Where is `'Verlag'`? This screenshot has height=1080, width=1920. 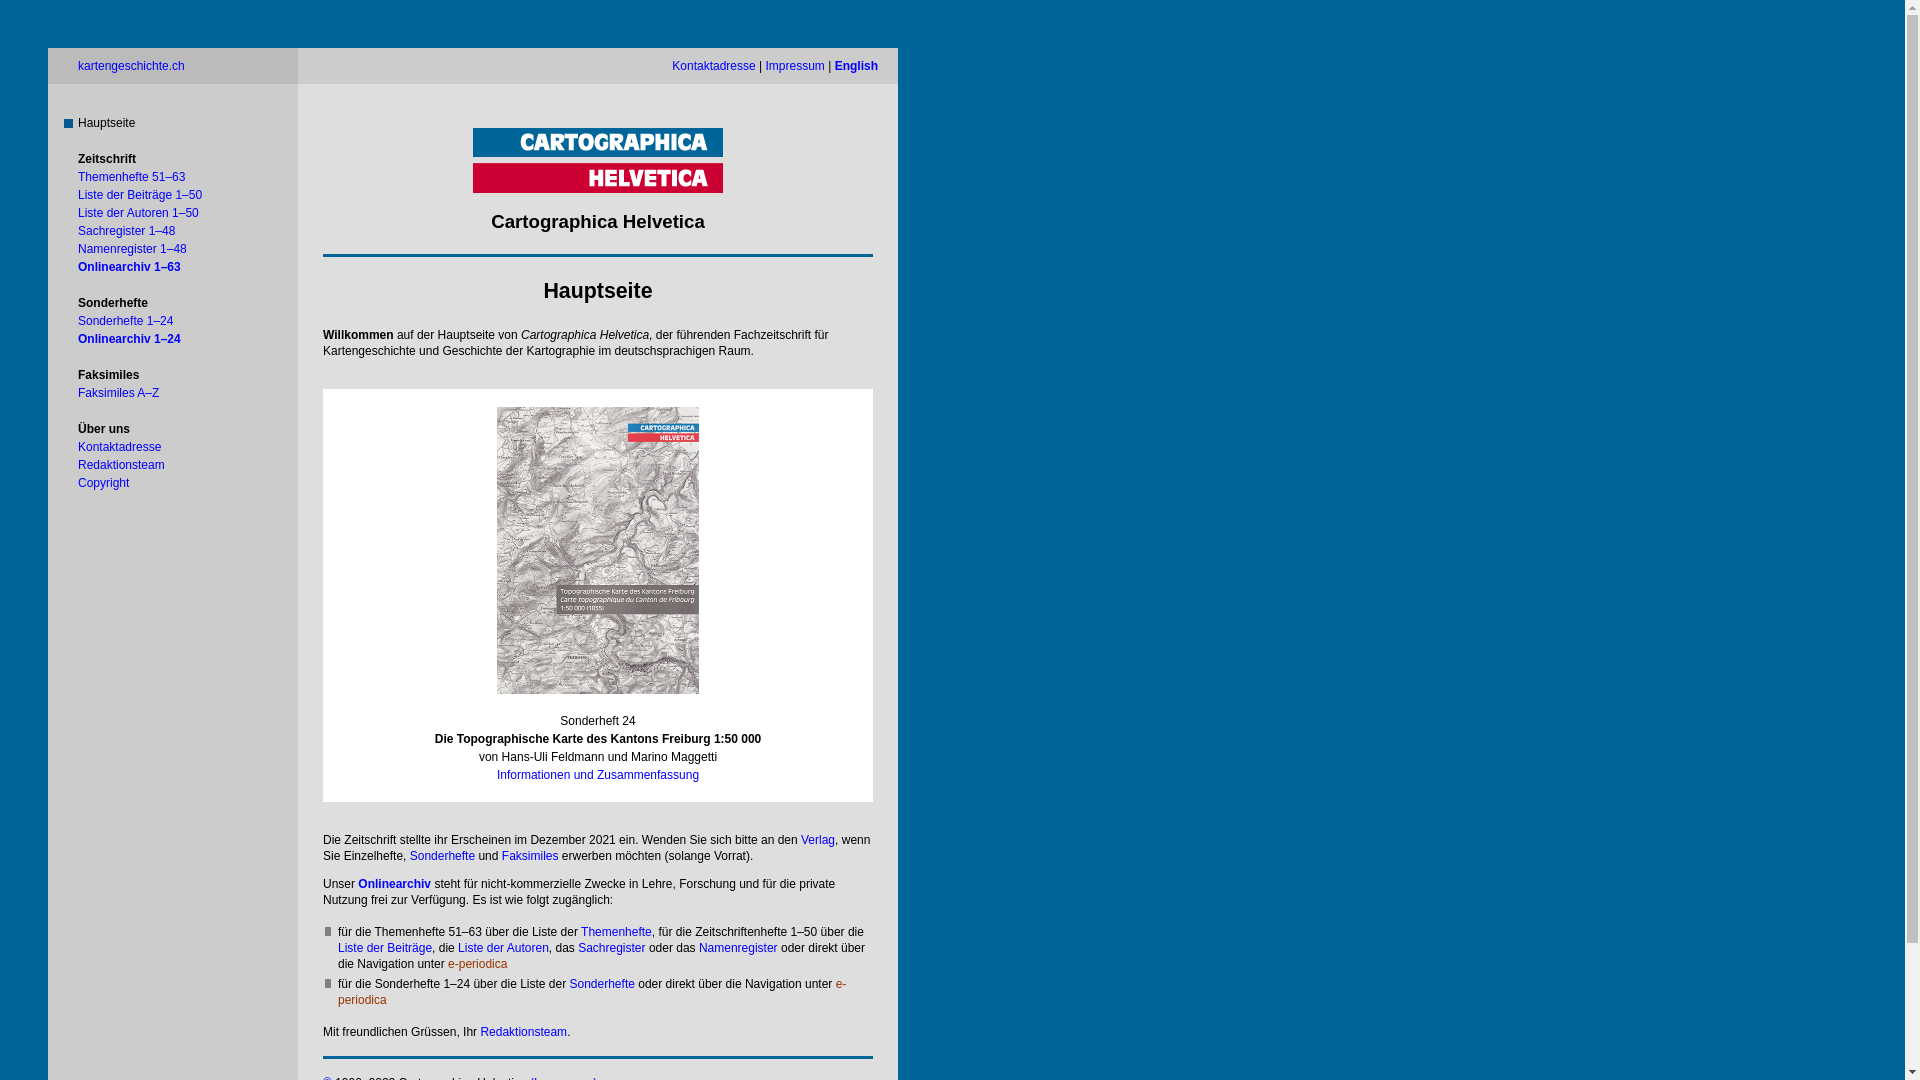 'Verlag' is located at coordinates (817, 840).